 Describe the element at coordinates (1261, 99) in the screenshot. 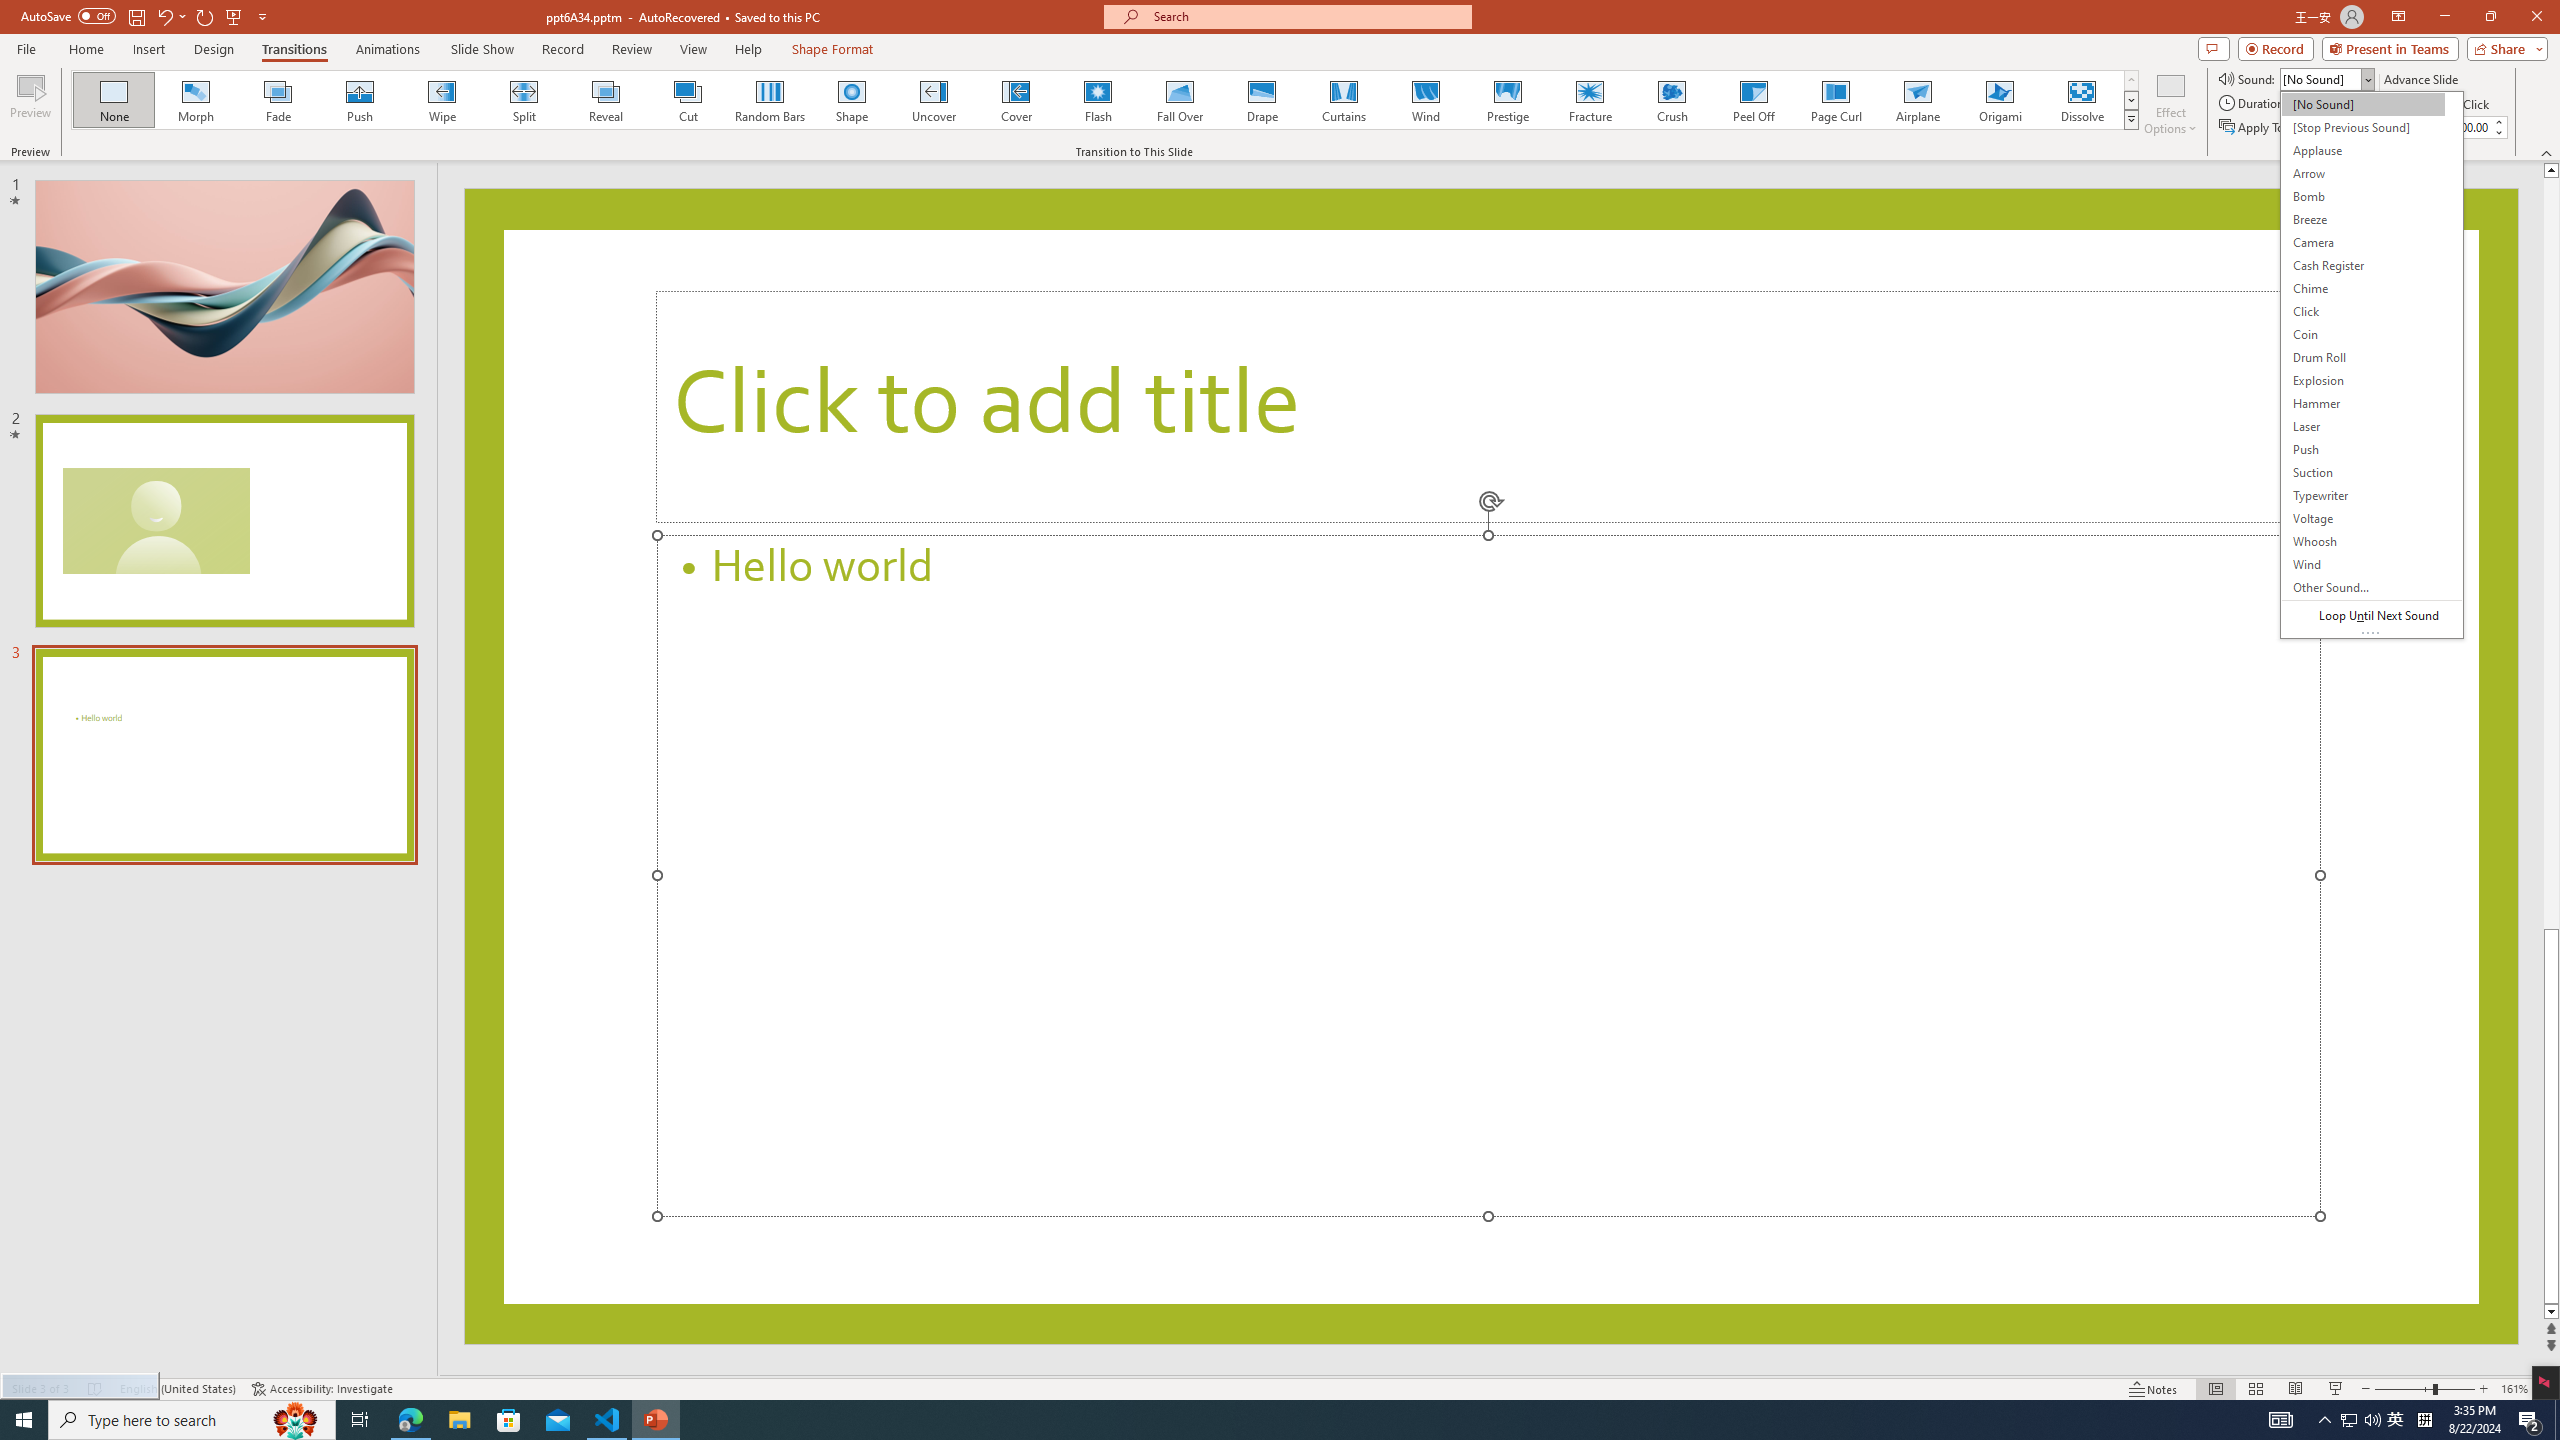

I see `'Drape'` at that location.